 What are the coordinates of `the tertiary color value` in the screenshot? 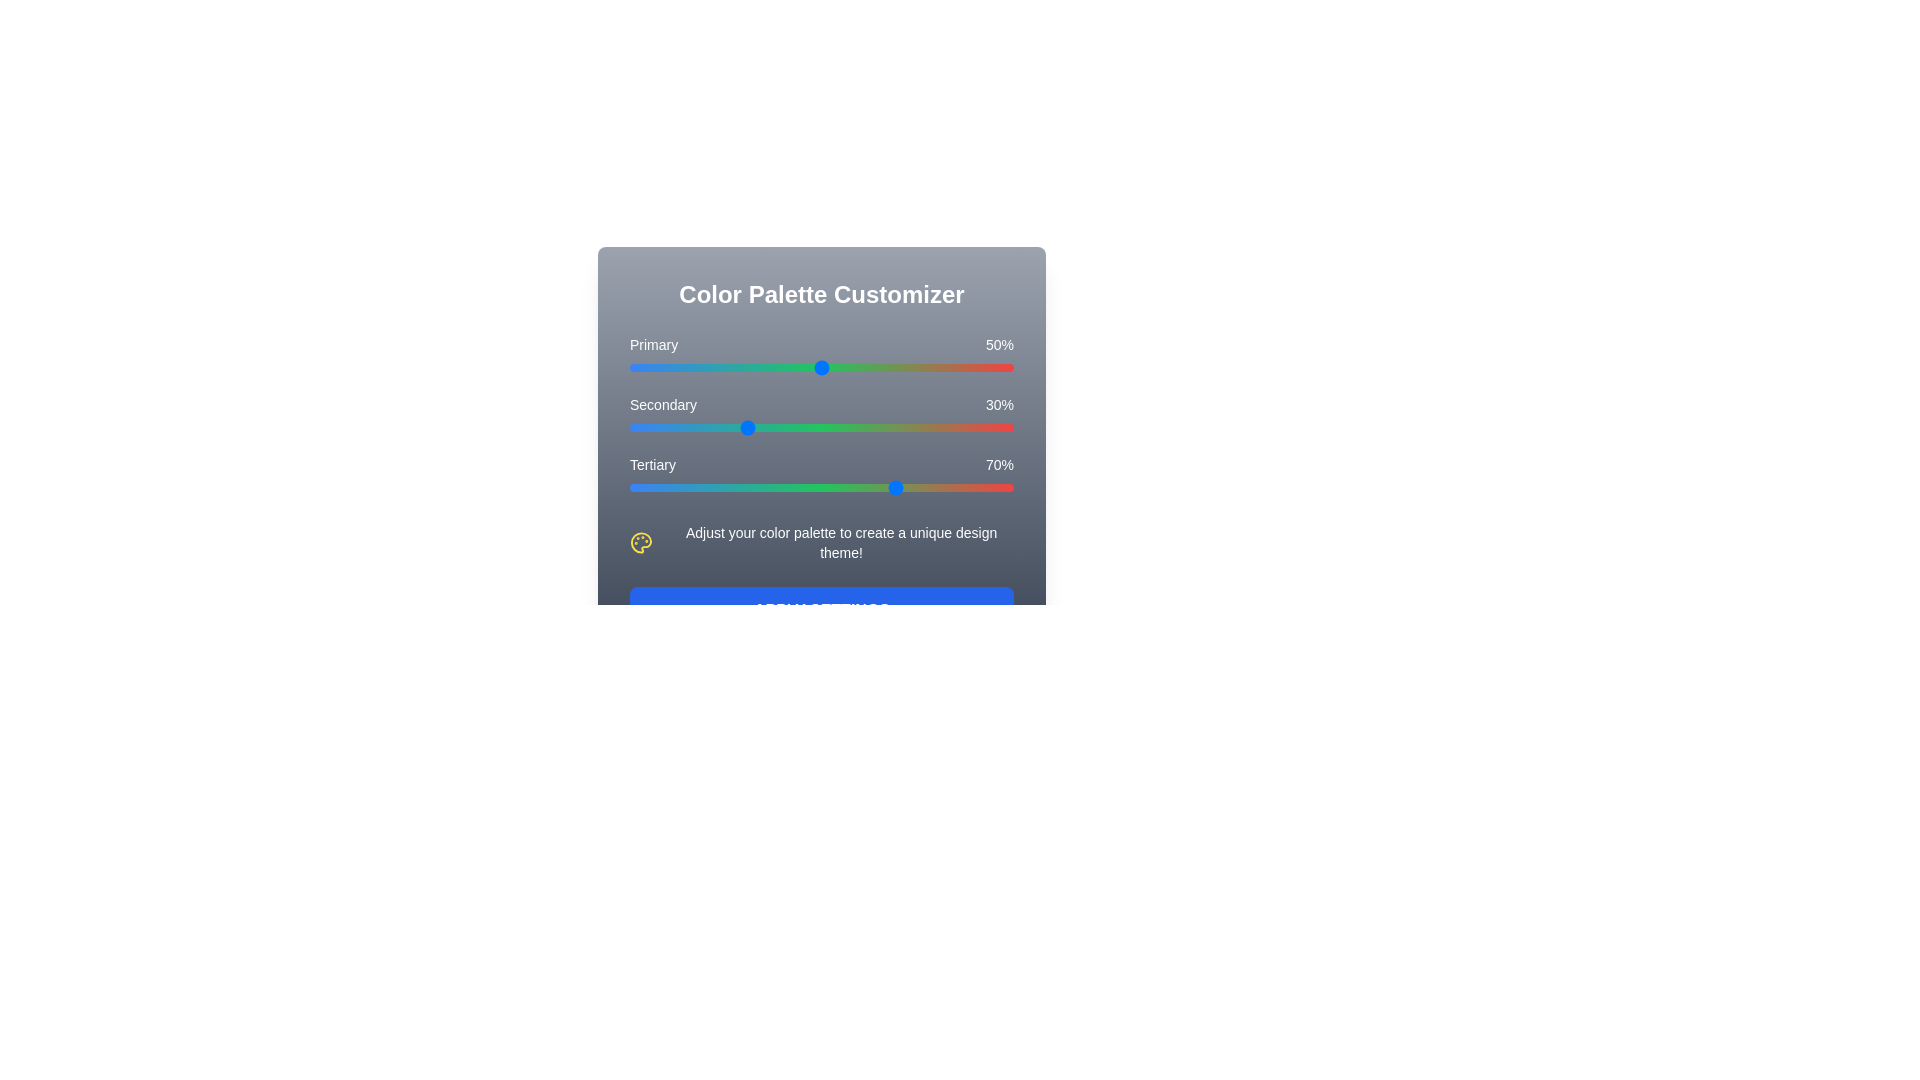 It's located at (679, 488).